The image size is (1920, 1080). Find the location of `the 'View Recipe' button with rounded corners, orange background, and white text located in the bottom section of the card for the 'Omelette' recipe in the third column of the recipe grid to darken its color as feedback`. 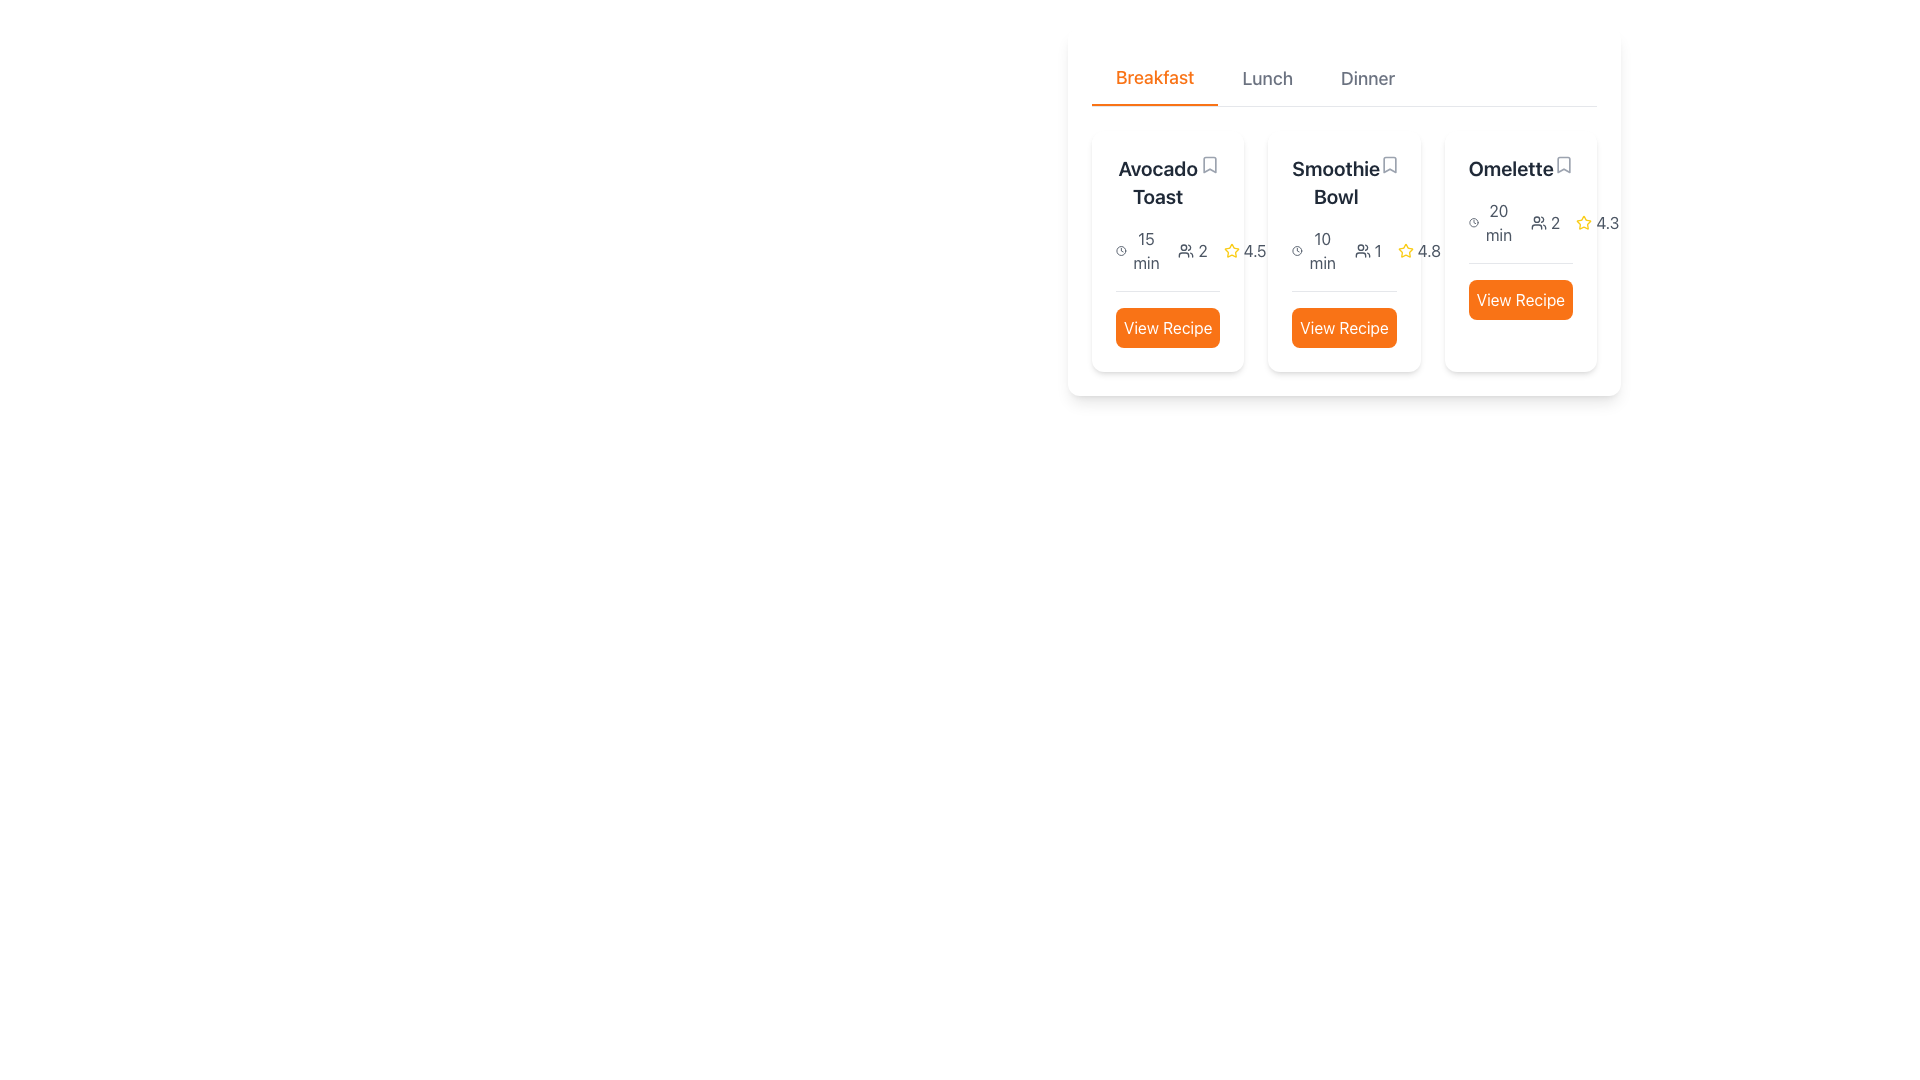

the 'View Recipe' button with rounded corners, orange background, and white text located in the bottom section of the card for the 'Omelette' recipe in the third column of the recipe grid to darken its color as feedback is located at coordinates (1520, 300).